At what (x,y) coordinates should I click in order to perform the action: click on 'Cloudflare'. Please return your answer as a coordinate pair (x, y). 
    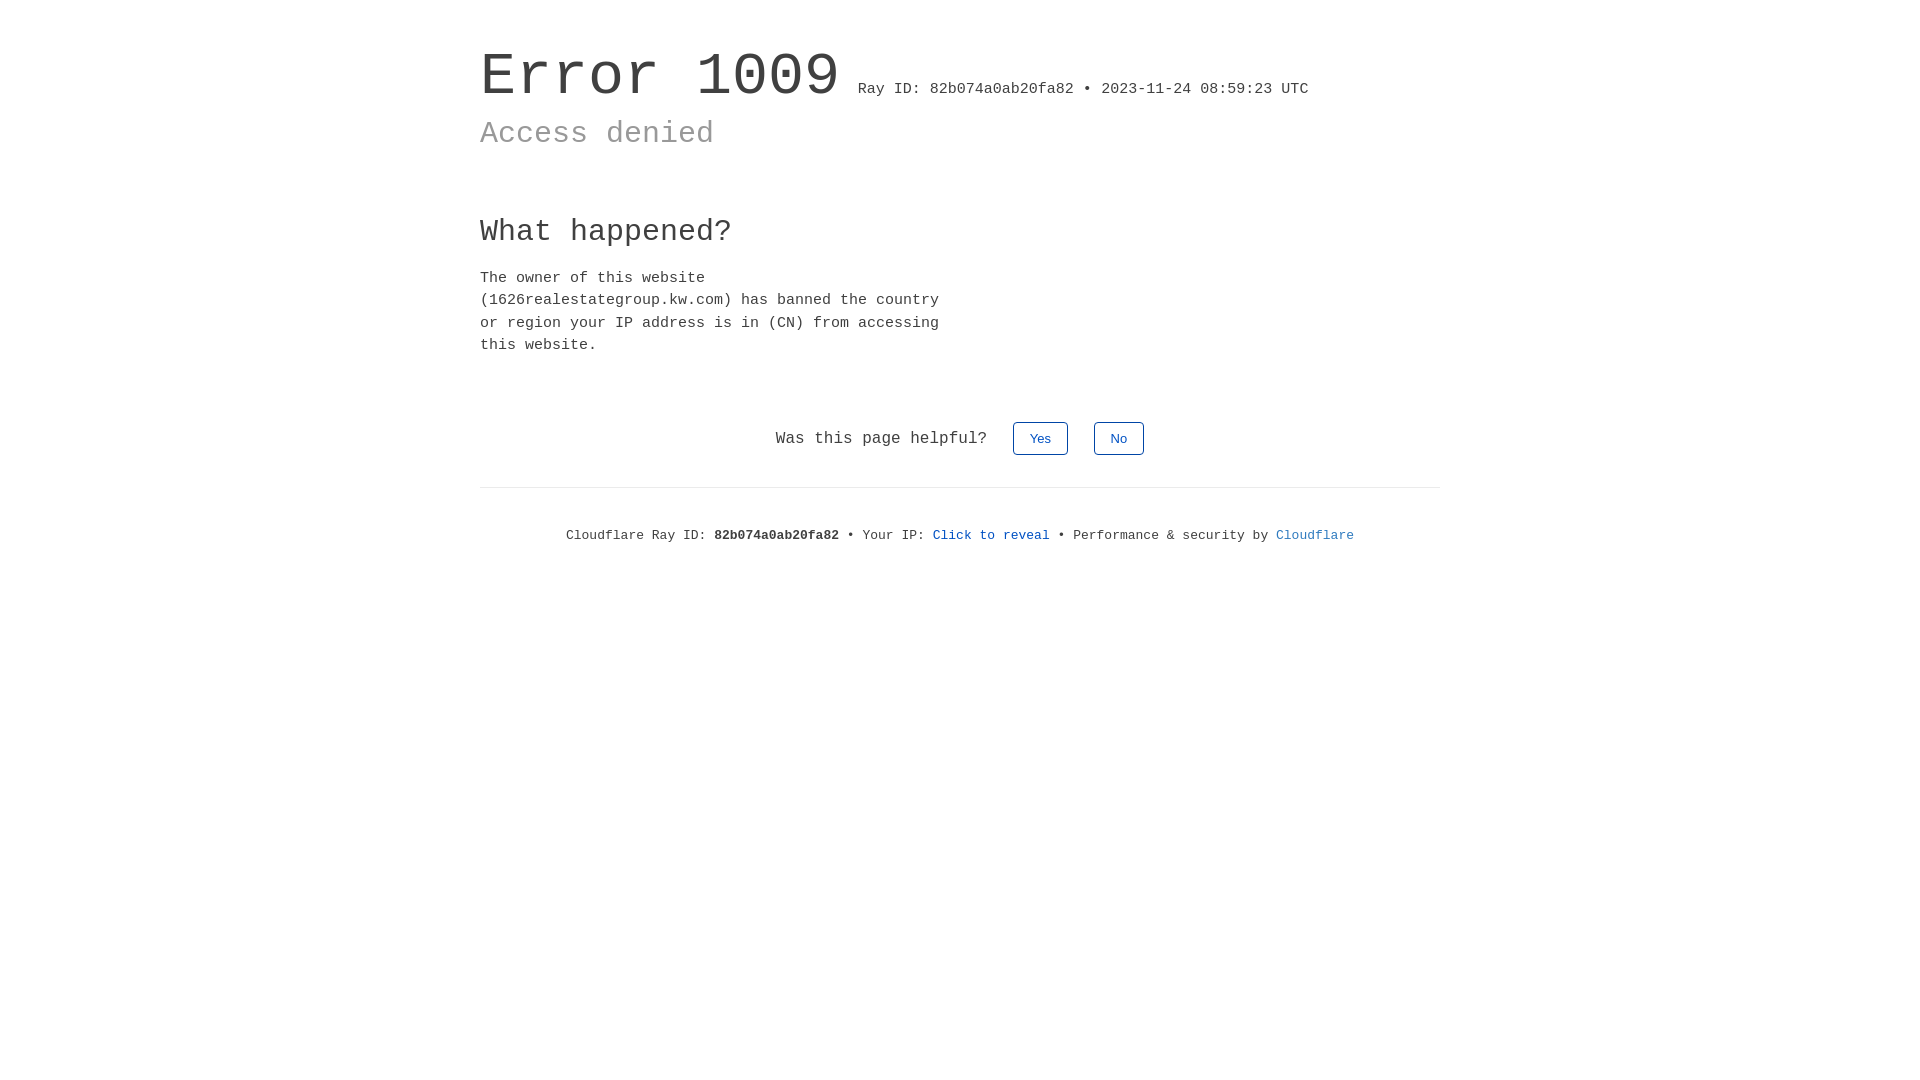
    Looking at the image, I should click on (1315, 534).